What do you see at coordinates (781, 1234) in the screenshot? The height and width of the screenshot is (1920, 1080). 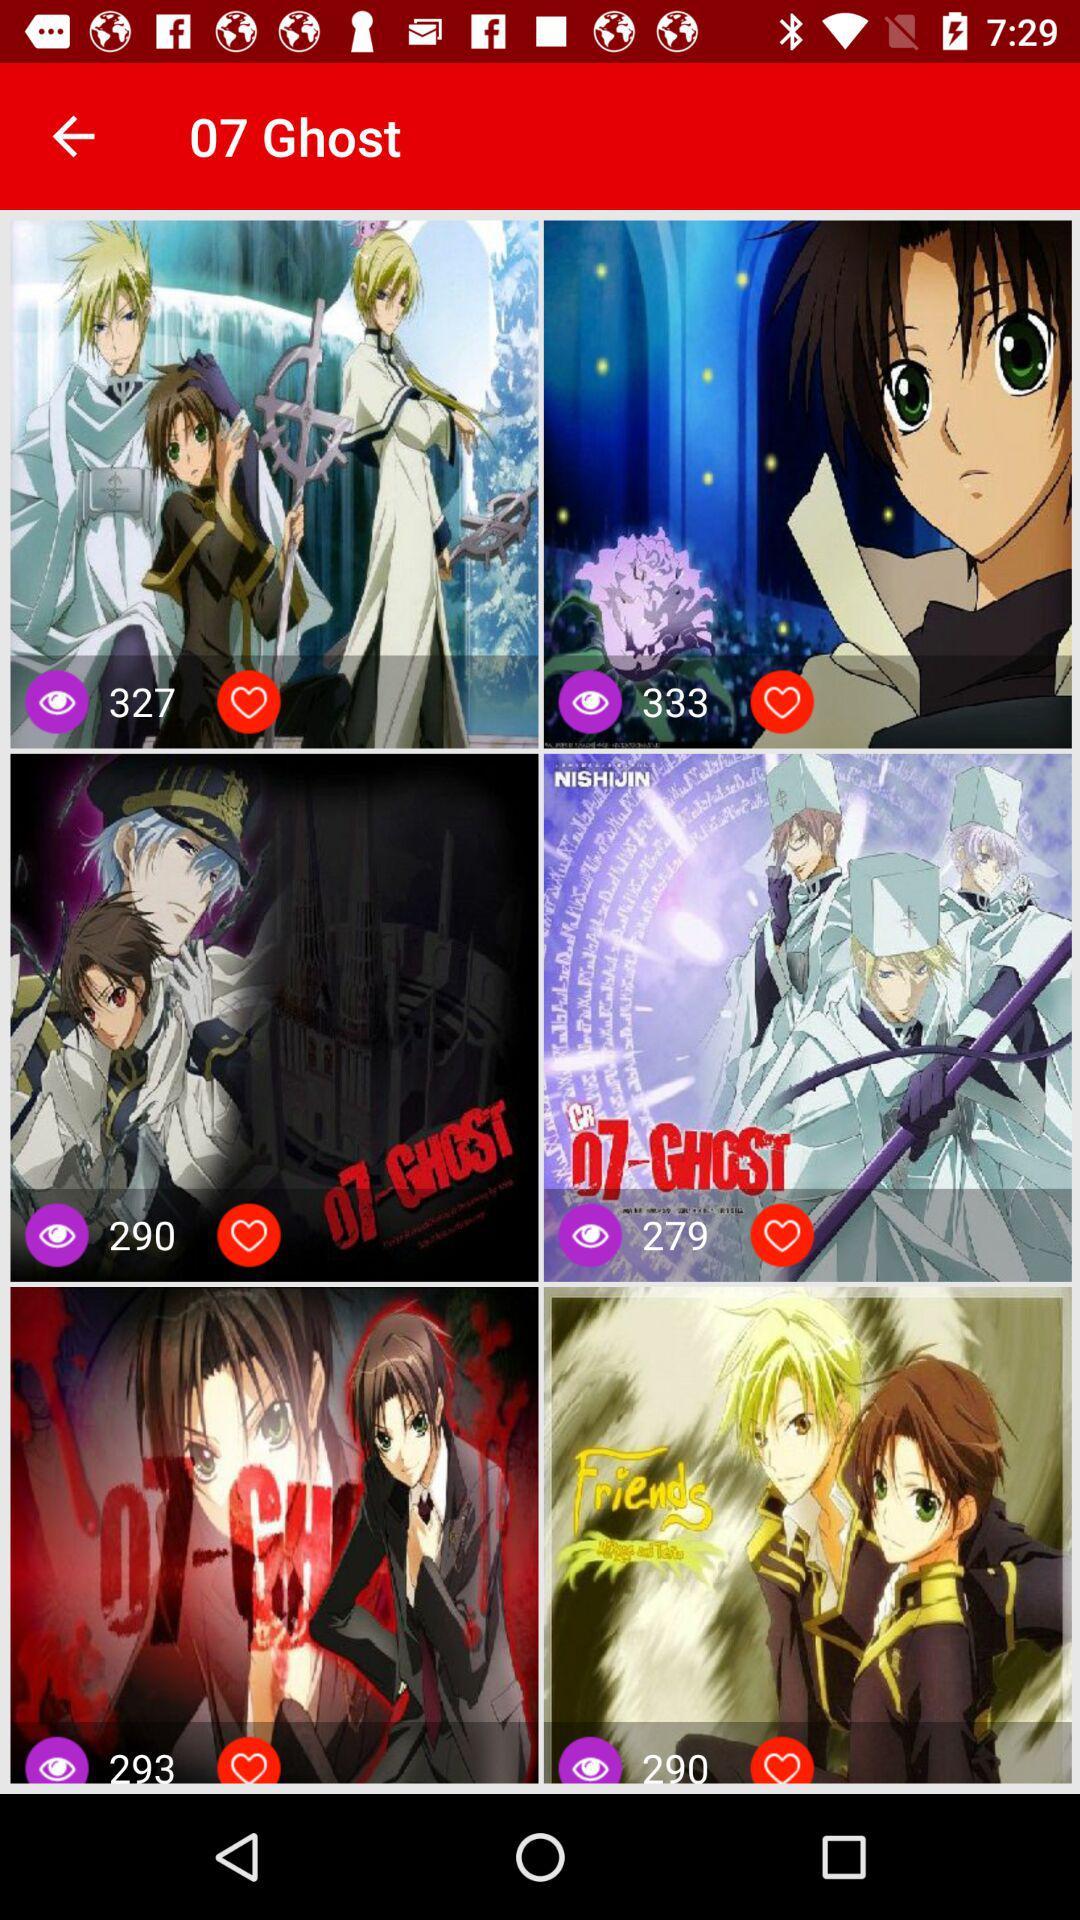 I see `episode to favorites` at bounding box center [781, 1234].